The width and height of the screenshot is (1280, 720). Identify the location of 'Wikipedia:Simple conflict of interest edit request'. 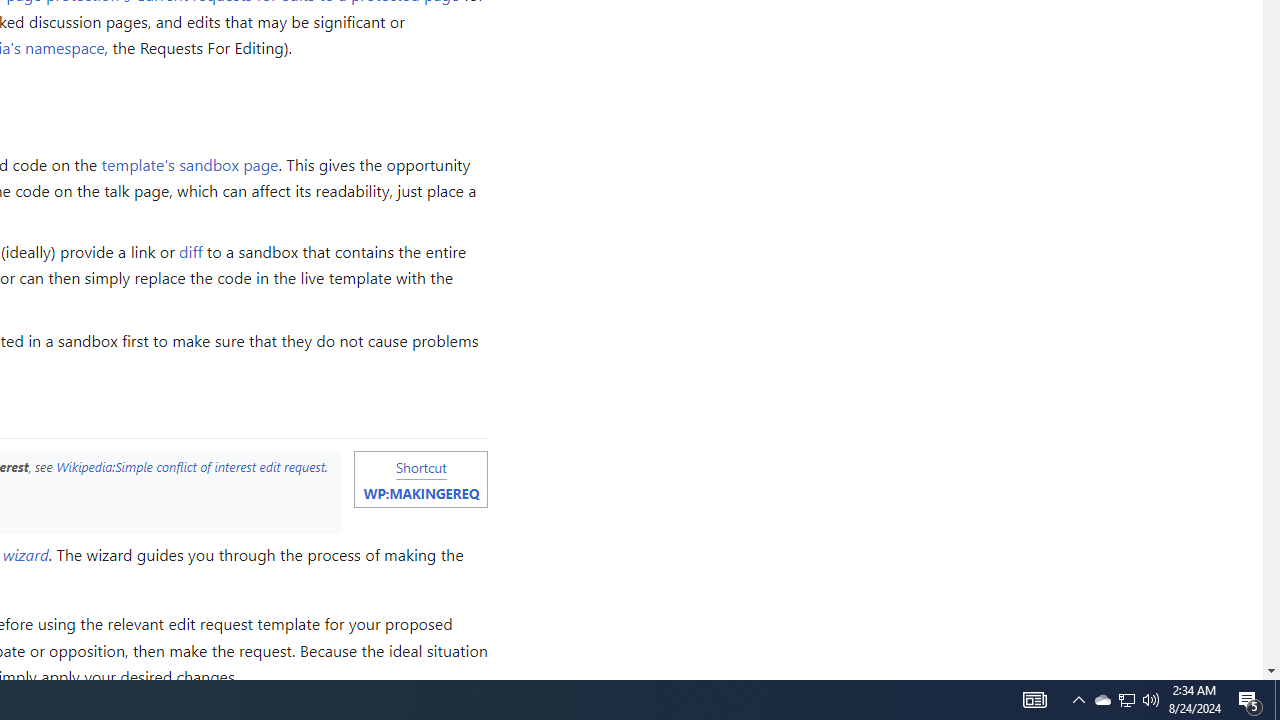
(190, 466).